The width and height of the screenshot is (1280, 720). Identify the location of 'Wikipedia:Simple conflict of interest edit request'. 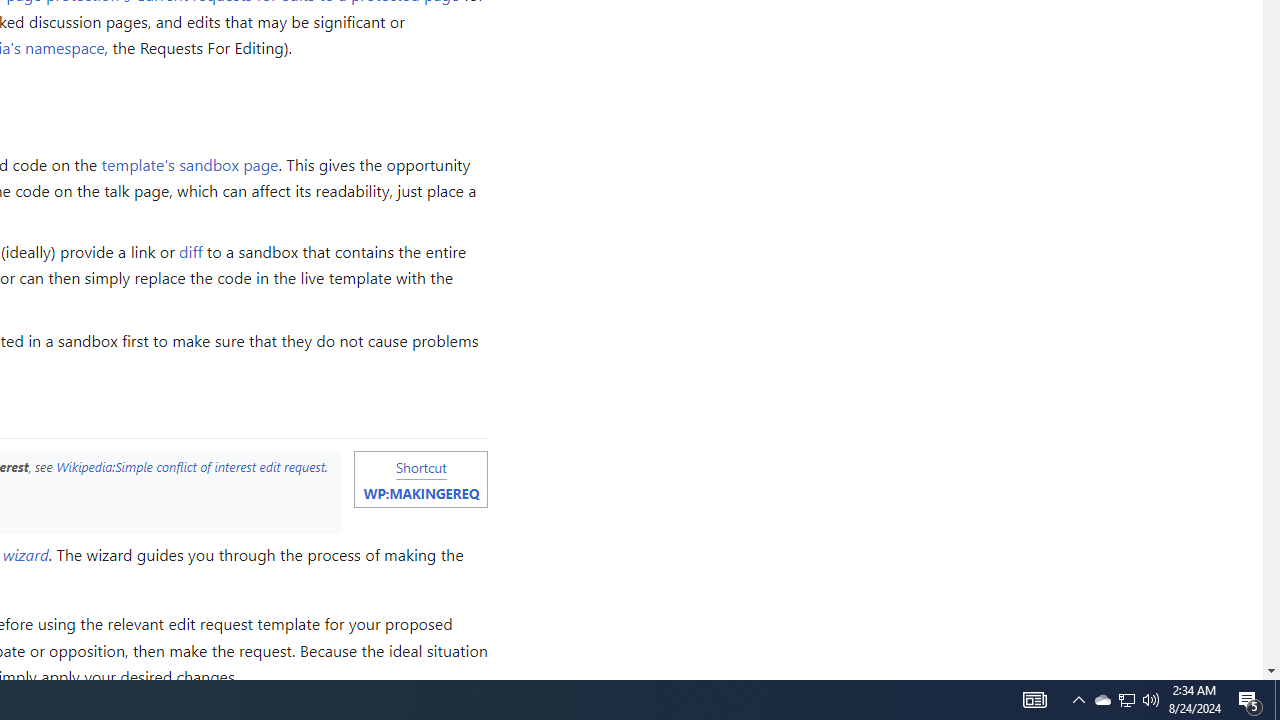
(190, 466).